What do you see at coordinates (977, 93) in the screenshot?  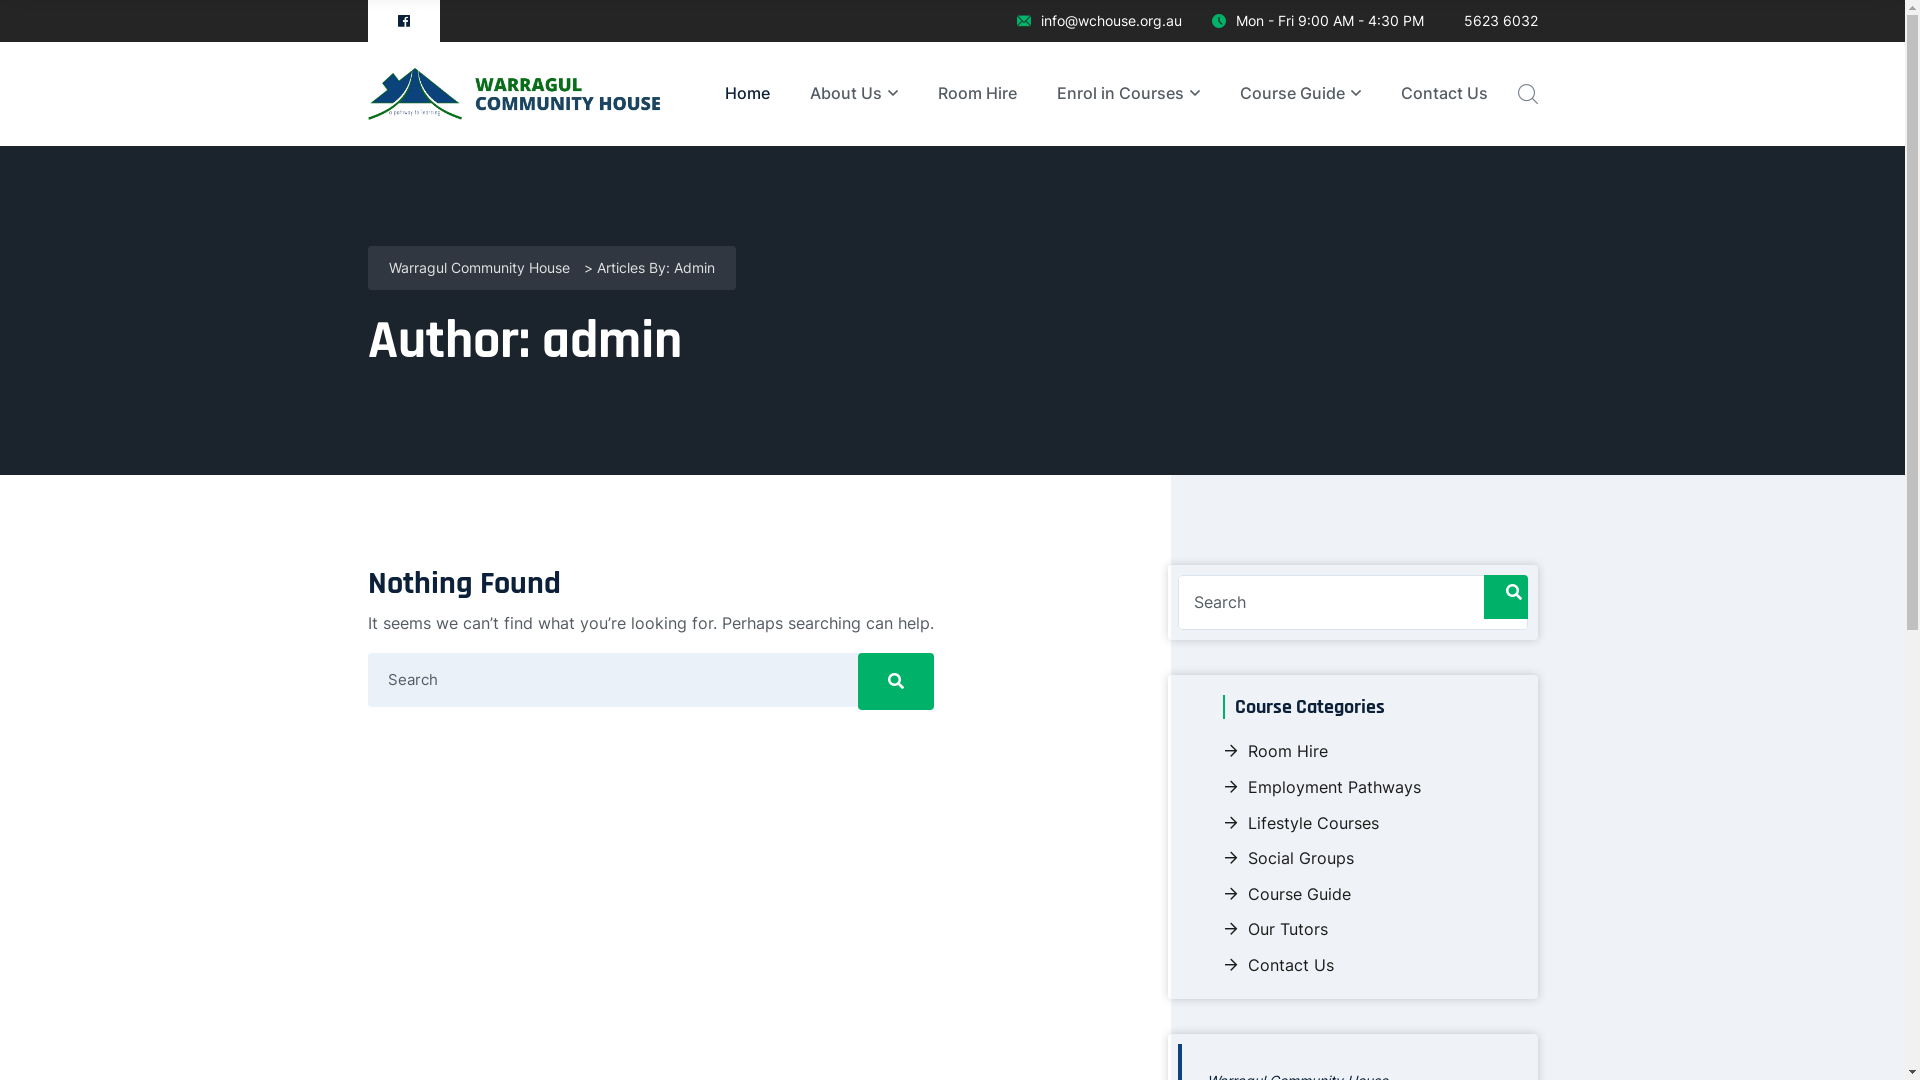 I see `'Room Hire'` at bounding box center [977, 93].